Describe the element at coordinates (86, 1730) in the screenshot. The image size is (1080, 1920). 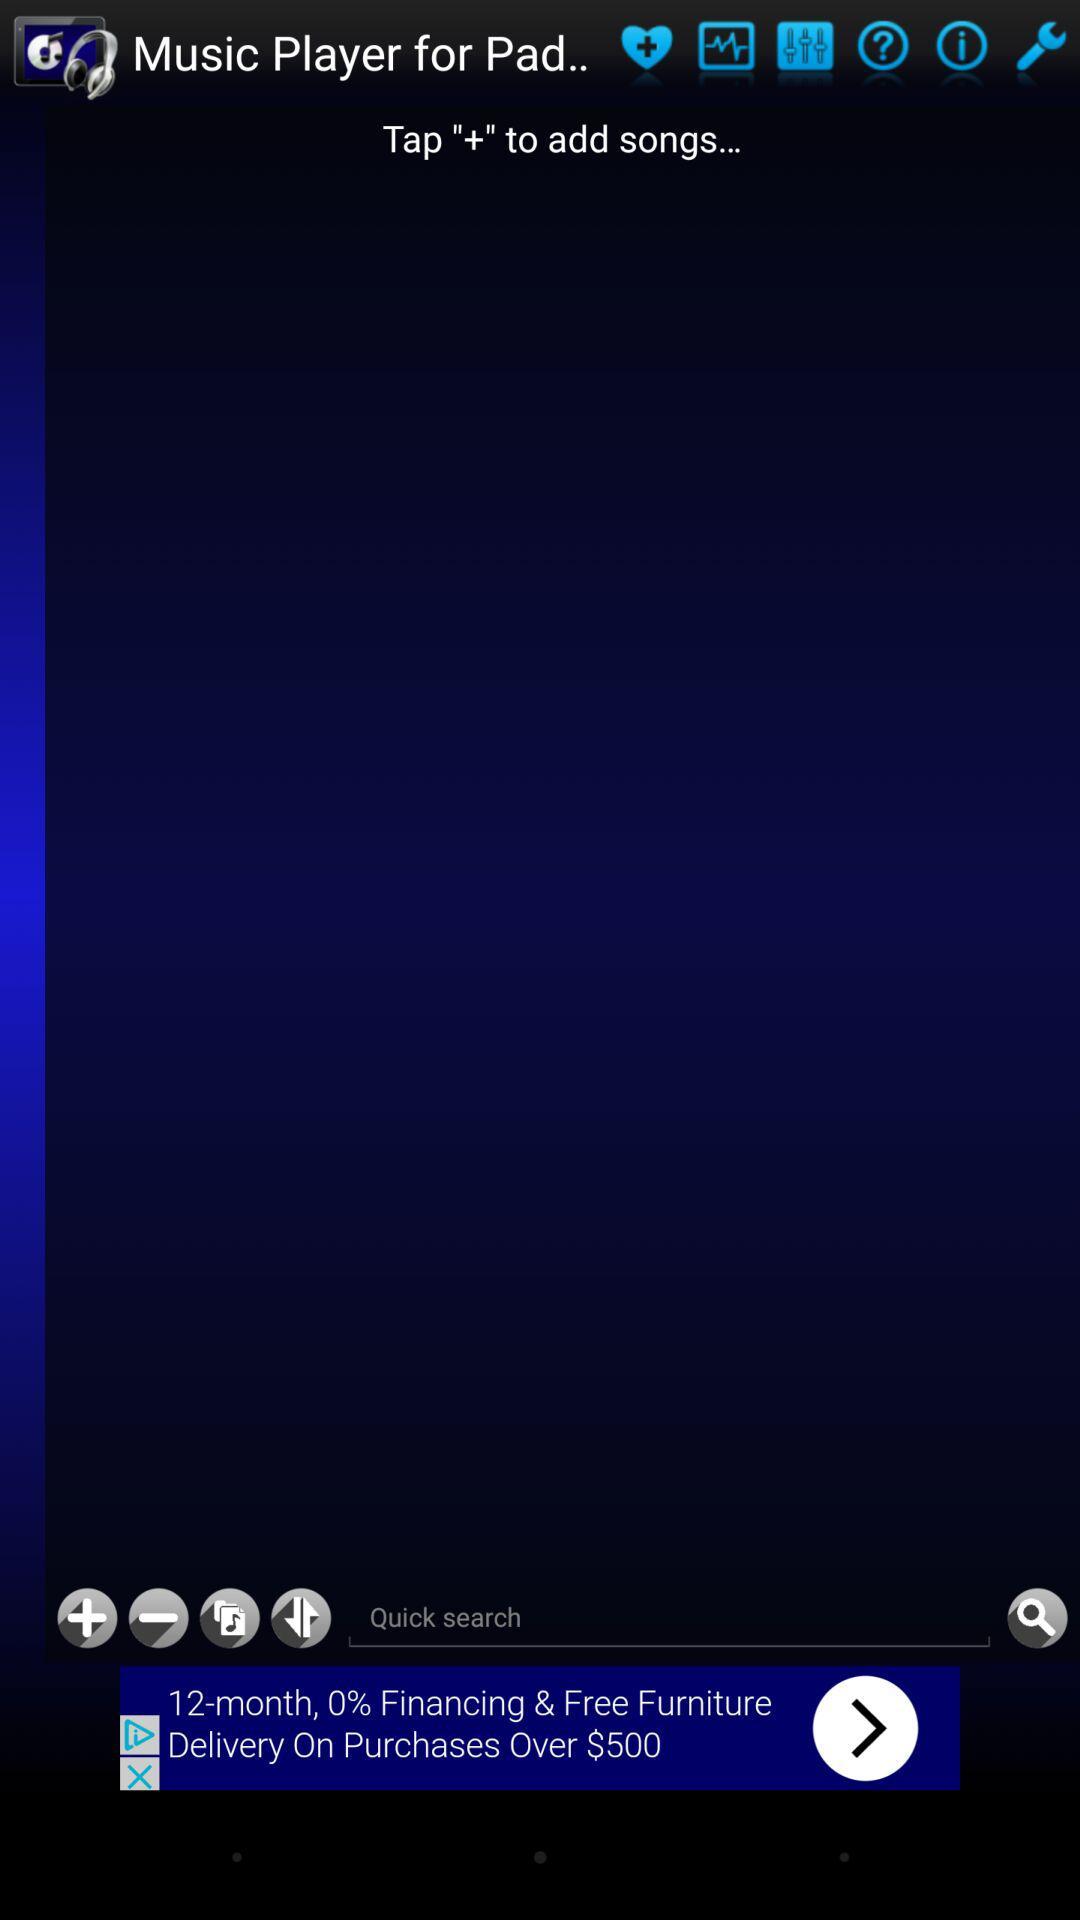
I see `the add icon` at that location.